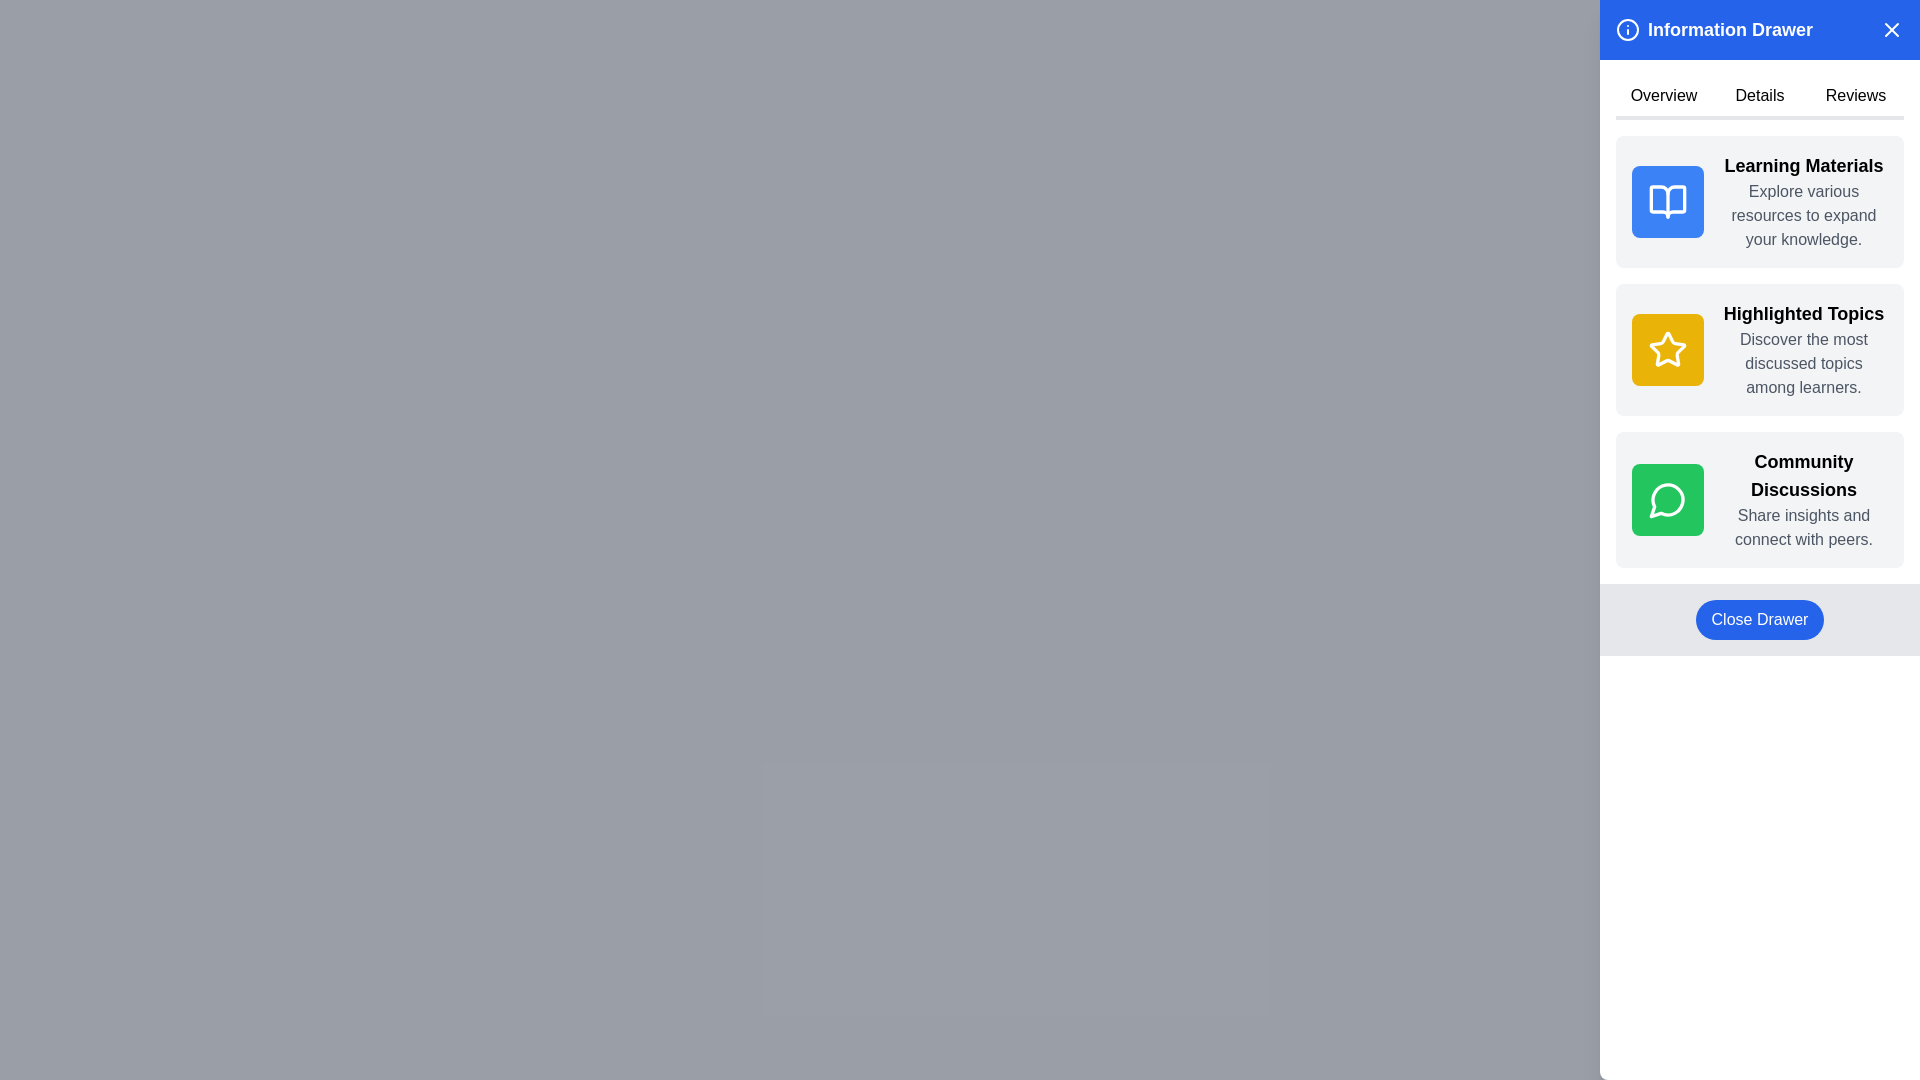 The height and width of the screenshot is (1080, 1920). What do you see at coordinates (1804, 349) in the screenshot?
I see `the 'Highlighted Topics' text and description block, which contains the title 'Highlighted Topics' in bold and the description 'Discover the most discussed topics among learners.'` at bounding box center [1804, 349].